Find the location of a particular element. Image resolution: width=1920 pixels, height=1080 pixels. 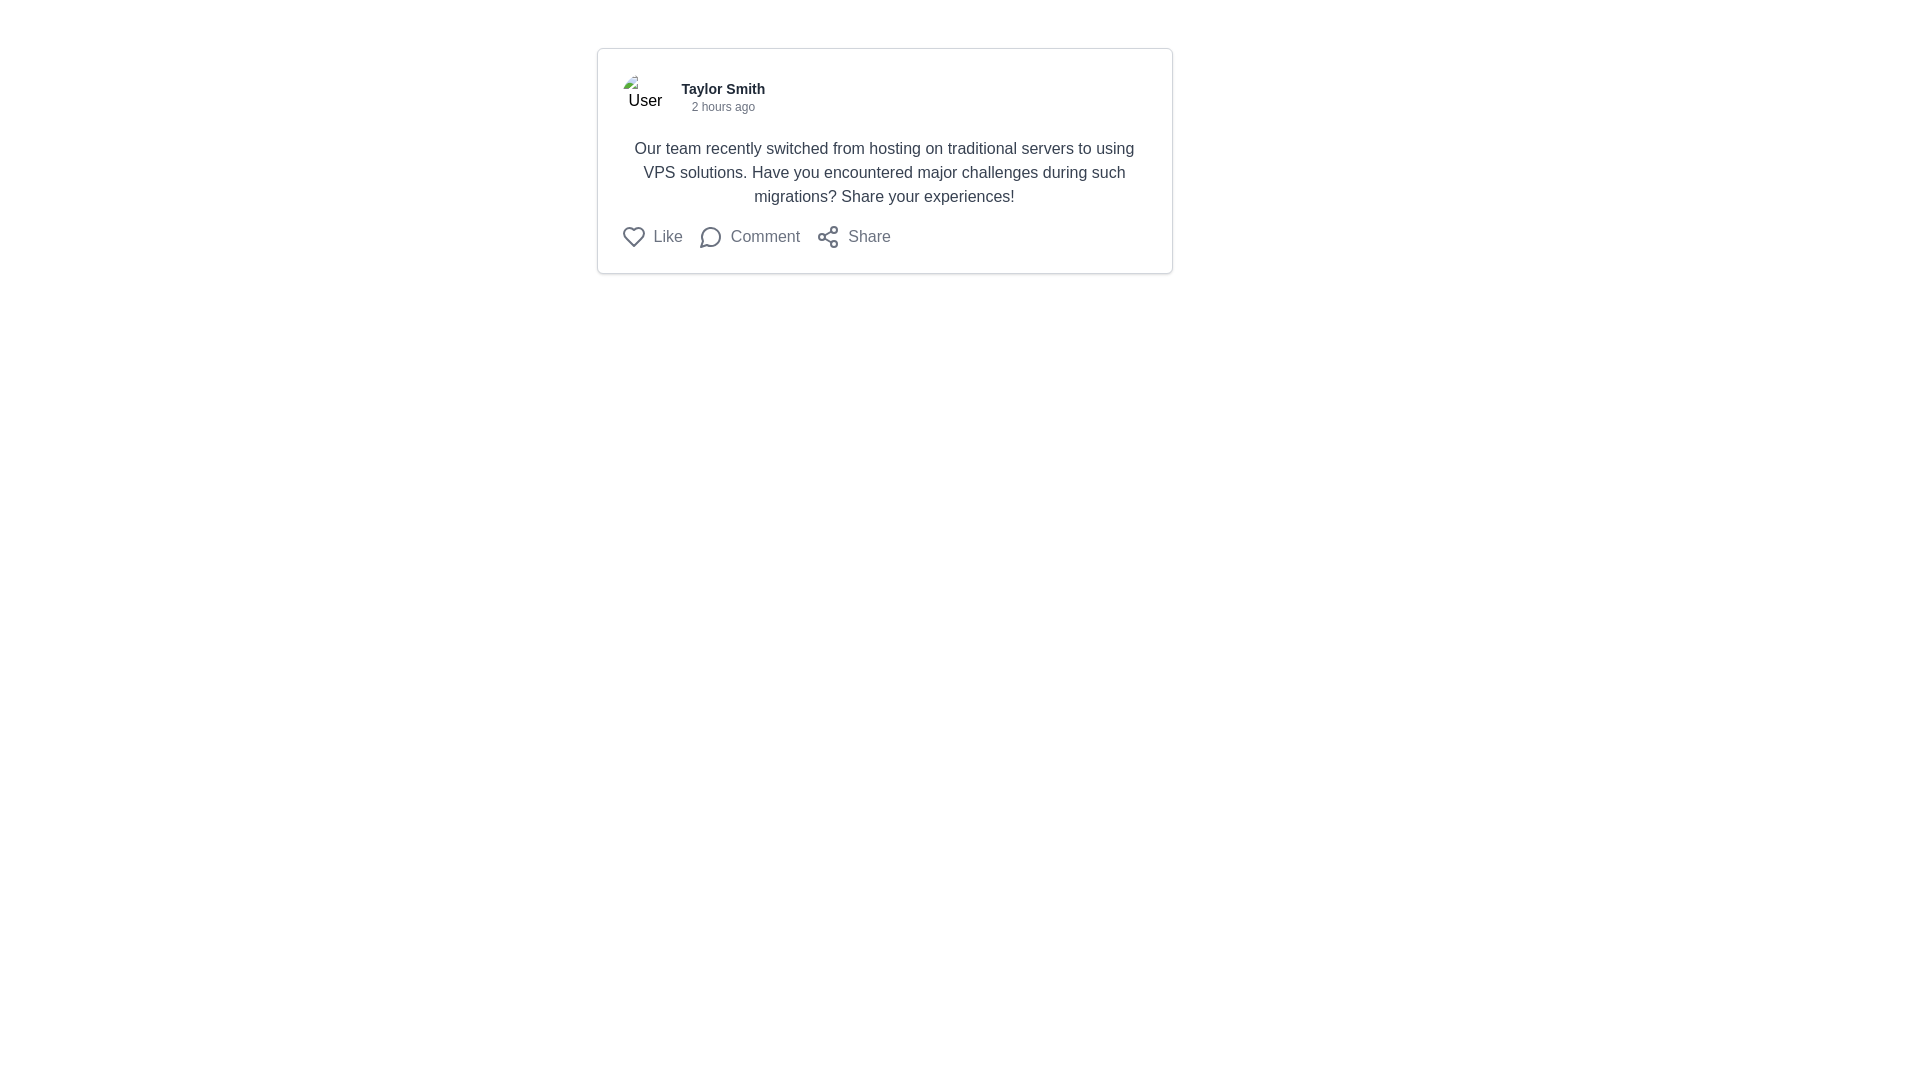

the 'Like' text label, which is styled in gray and positioned to the right of a heart icon in a horizontal layout is located at coordinates (668, 235).